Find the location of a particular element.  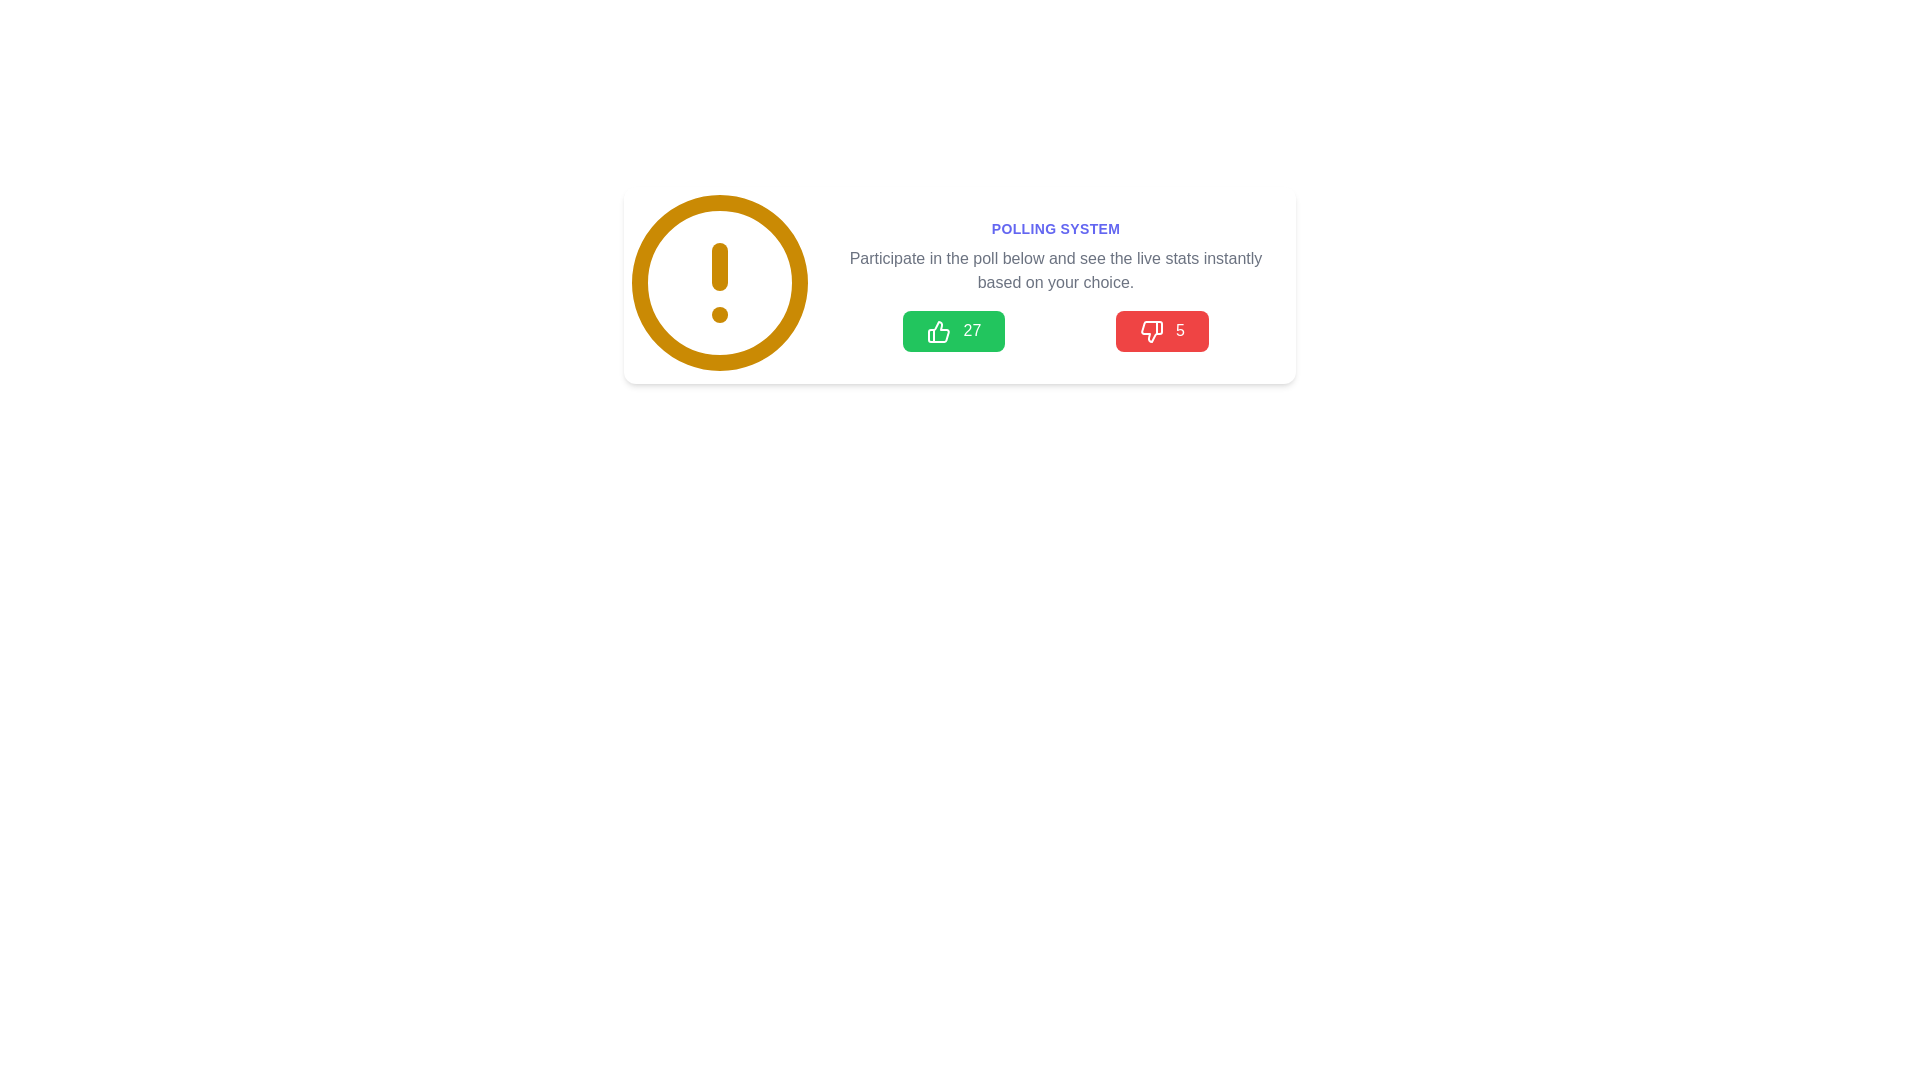

text presented in the 'Polling System' section, which includes a title in purple and descriptive text in gray, along with two interactive buttons below is located at coordinates (1055, 285).